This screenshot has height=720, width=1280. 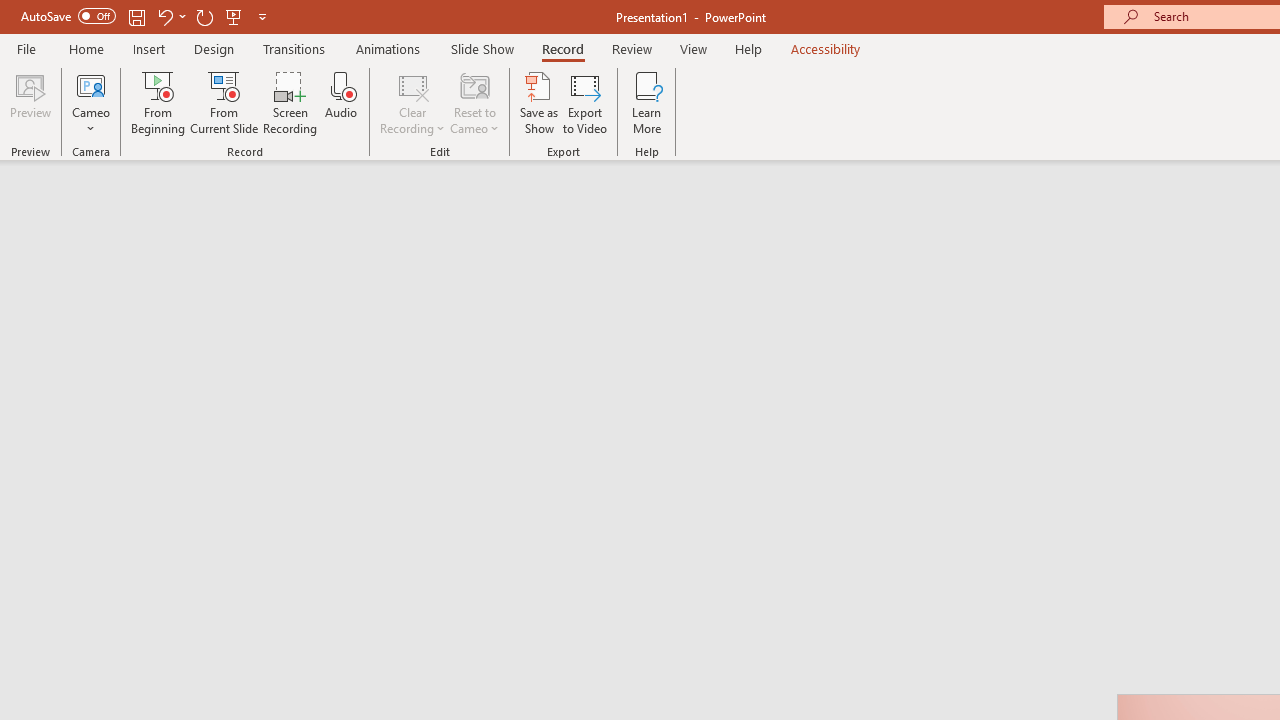 What do you see at coordinates (647, 103) in the screenshot?
I see `'Learn More'` at bounding box center [647, 103].